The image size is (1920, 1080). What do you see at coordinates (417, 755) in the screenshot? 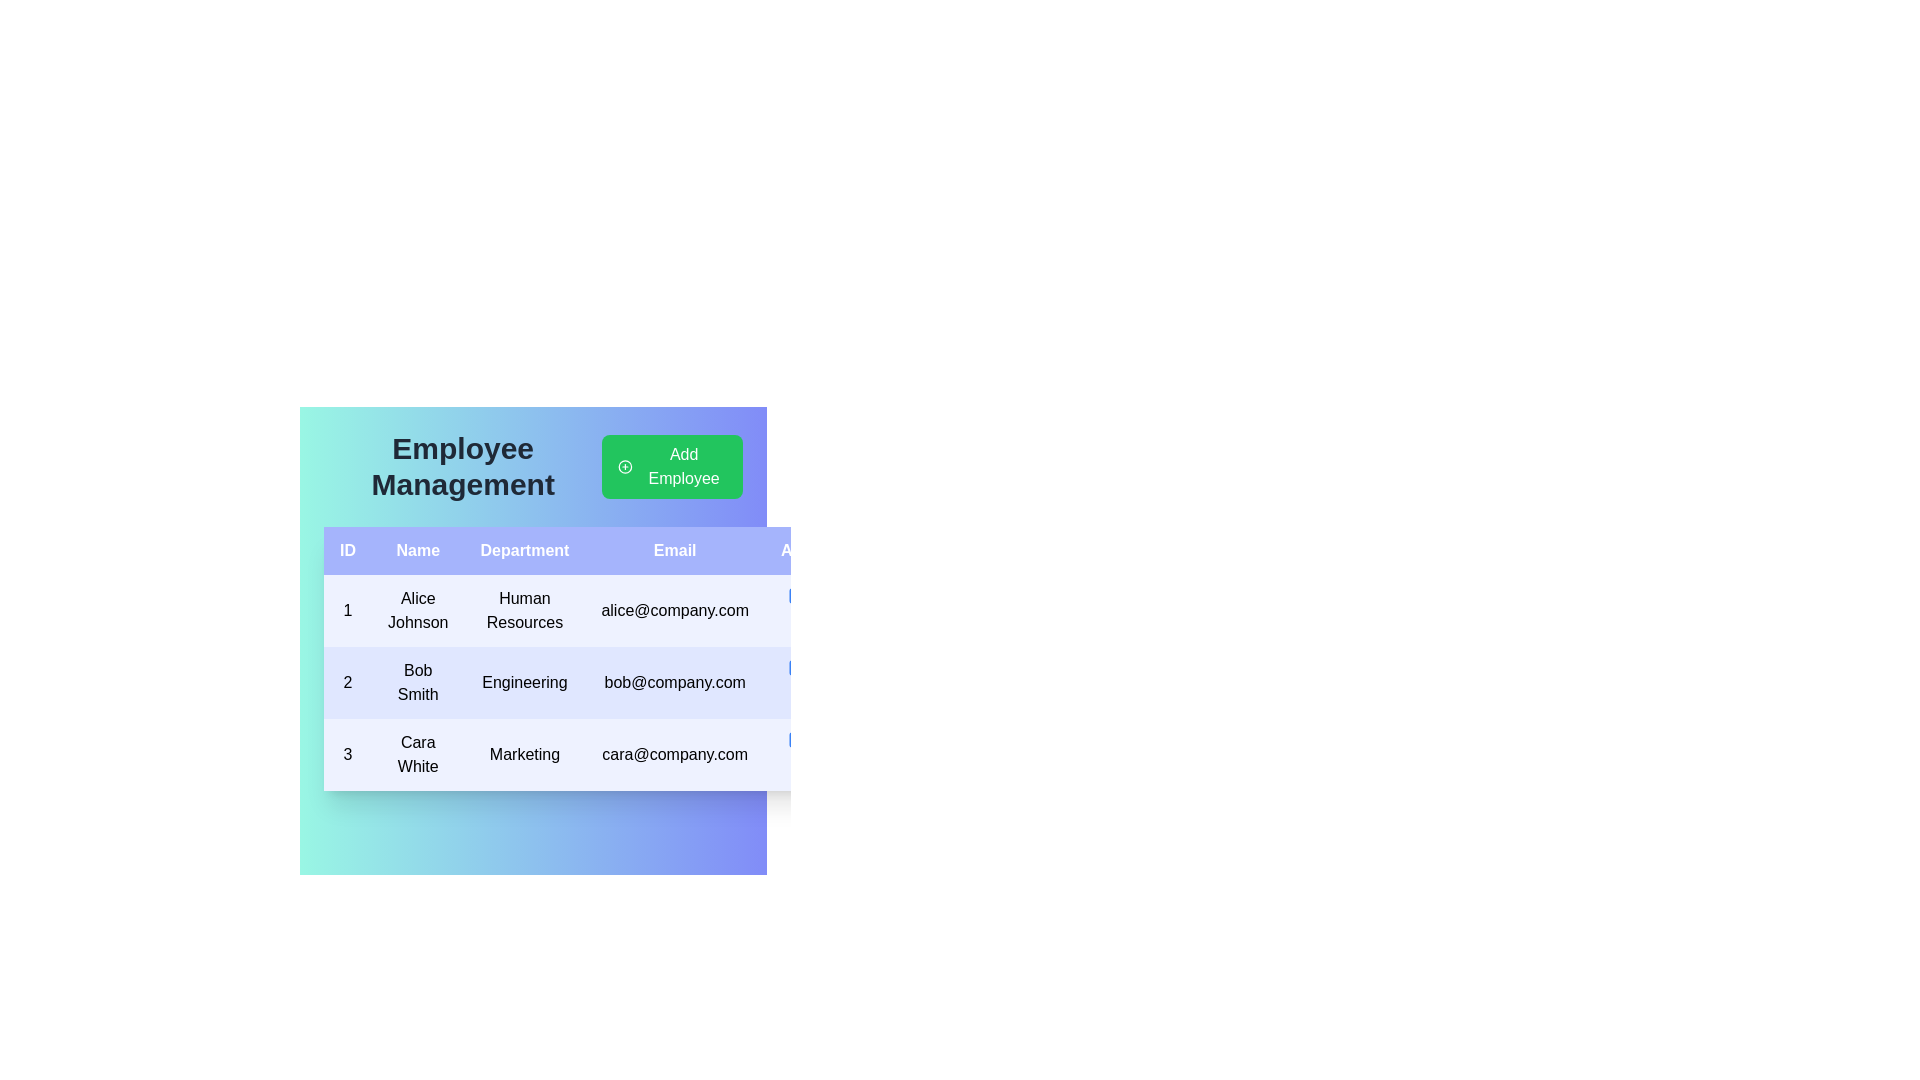
I see `text displayed in the Text Display Field showing the employee's name 'Cara White', located in the second column of the third row of the employee details table` at bounding box center [417, 755].